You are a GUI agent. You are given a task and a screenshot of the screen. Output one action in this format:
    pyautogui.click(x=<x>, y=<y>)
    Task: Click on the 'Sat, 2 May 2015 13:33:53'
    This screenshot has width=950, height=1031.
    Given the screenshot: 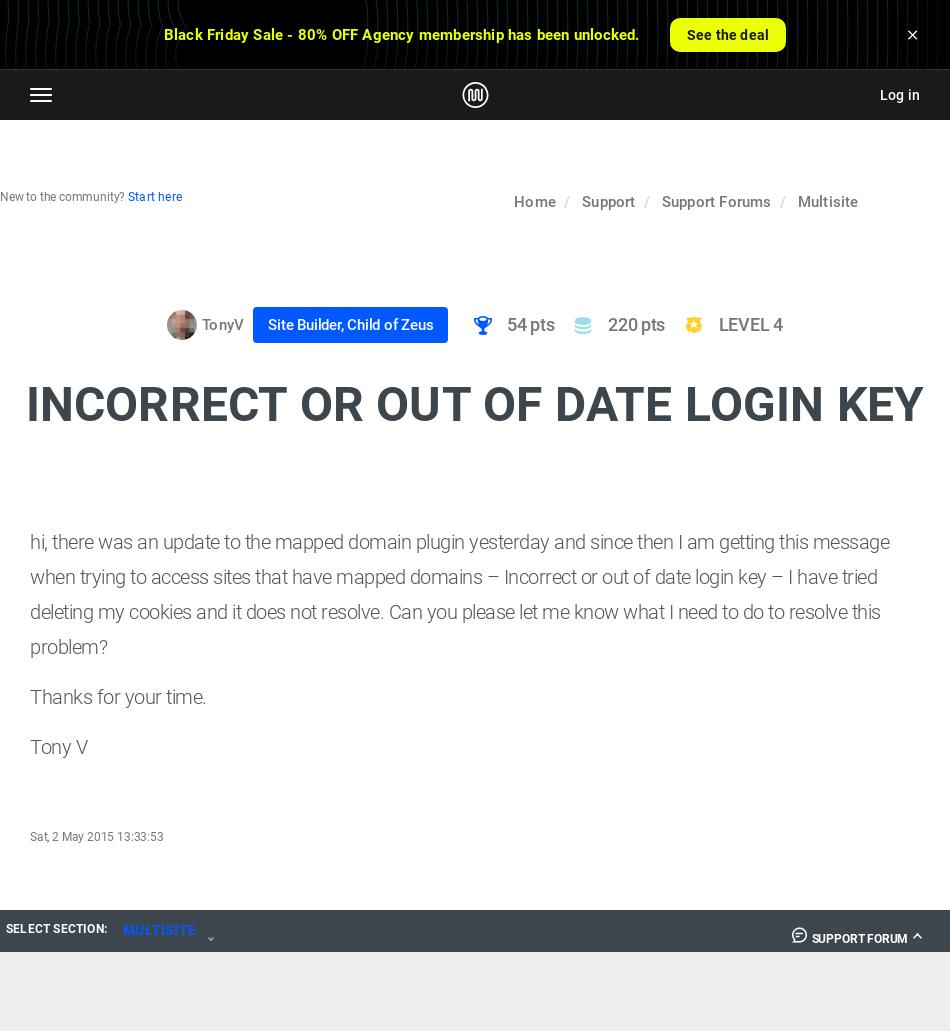 What is the action you would take?
    pyautogui.click(x=96, y=836)
    